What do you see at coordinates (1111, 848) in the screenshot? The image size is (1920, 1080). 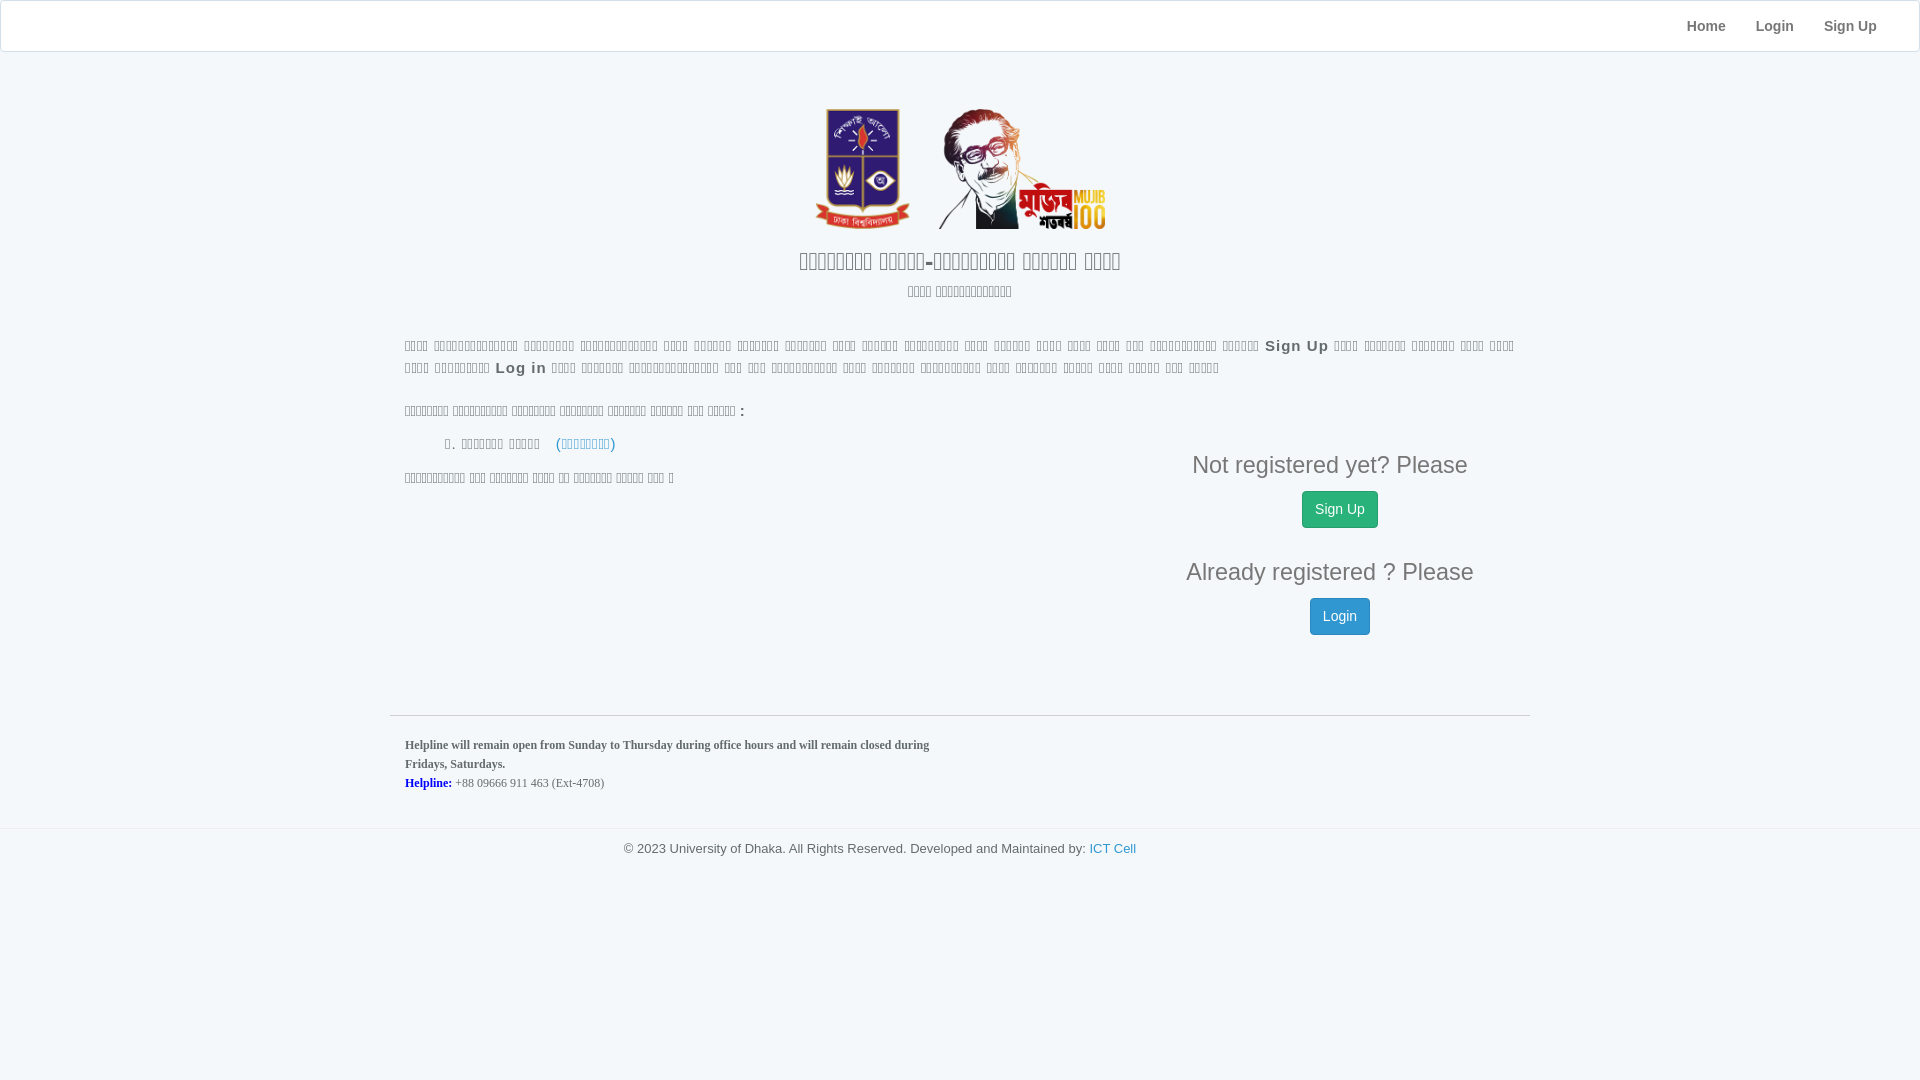 I see `'ICT Cell'` at bounding box center [1111, 848].